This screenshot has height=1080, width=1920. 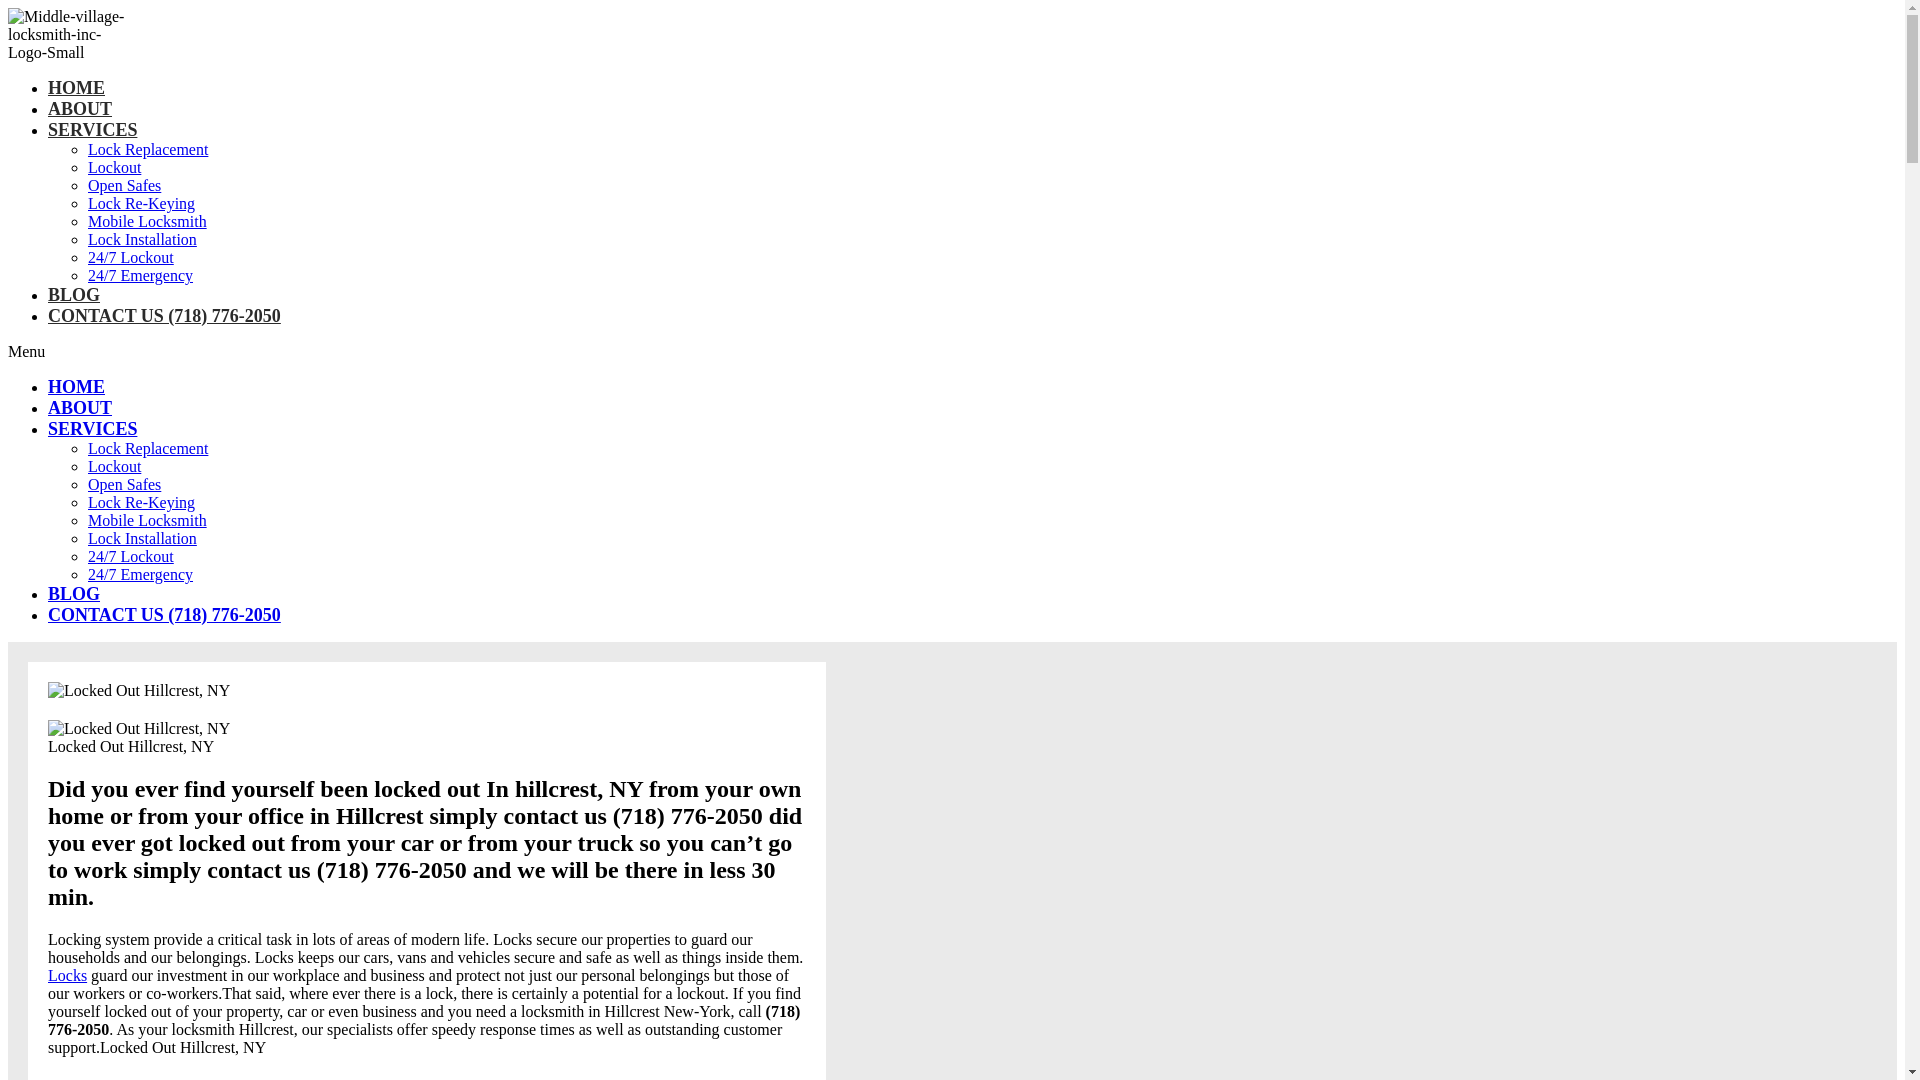 I want to click on 'Lock Re-Keying', so click(x=86, y=501).